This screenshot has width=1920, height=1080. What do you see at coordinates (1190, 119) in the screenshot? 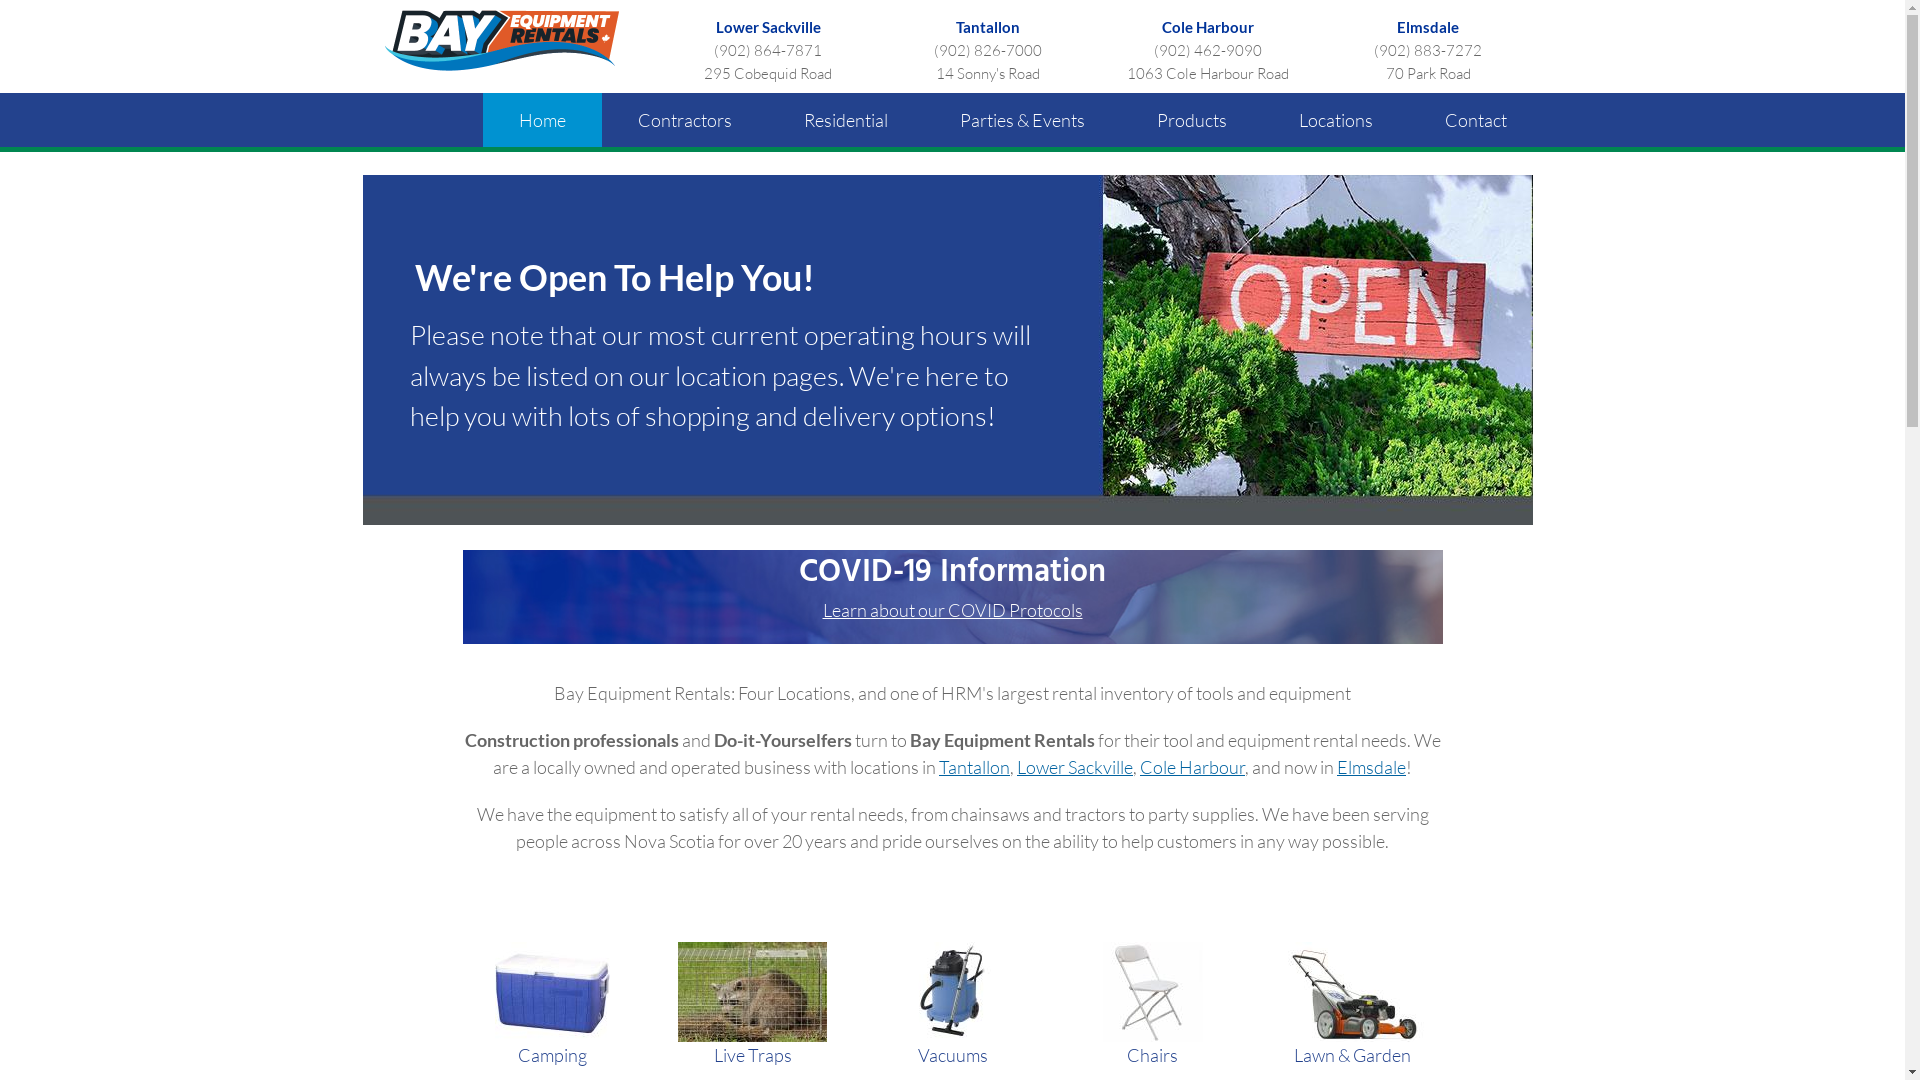
I see `'Products'` at bounding box center [1190, 119].